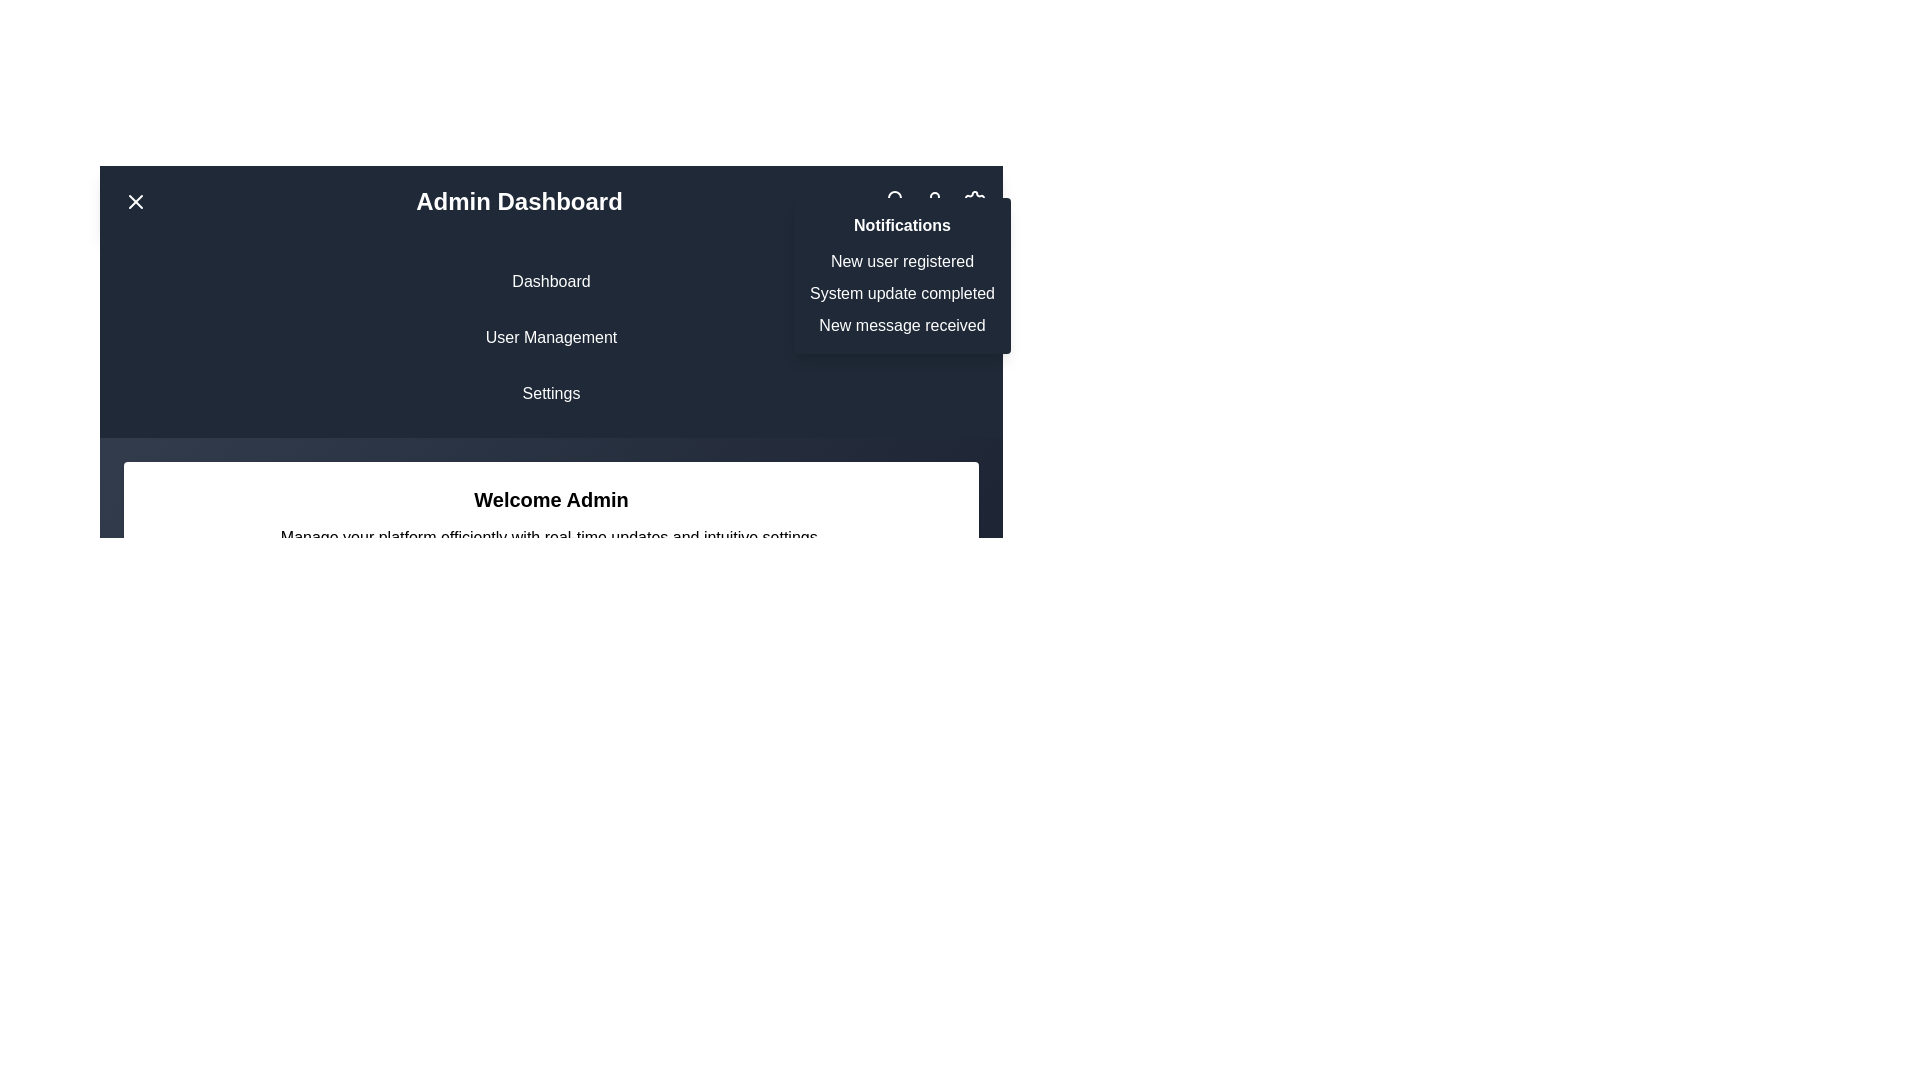  I want to click on the icon to access user, so click(934, 201).